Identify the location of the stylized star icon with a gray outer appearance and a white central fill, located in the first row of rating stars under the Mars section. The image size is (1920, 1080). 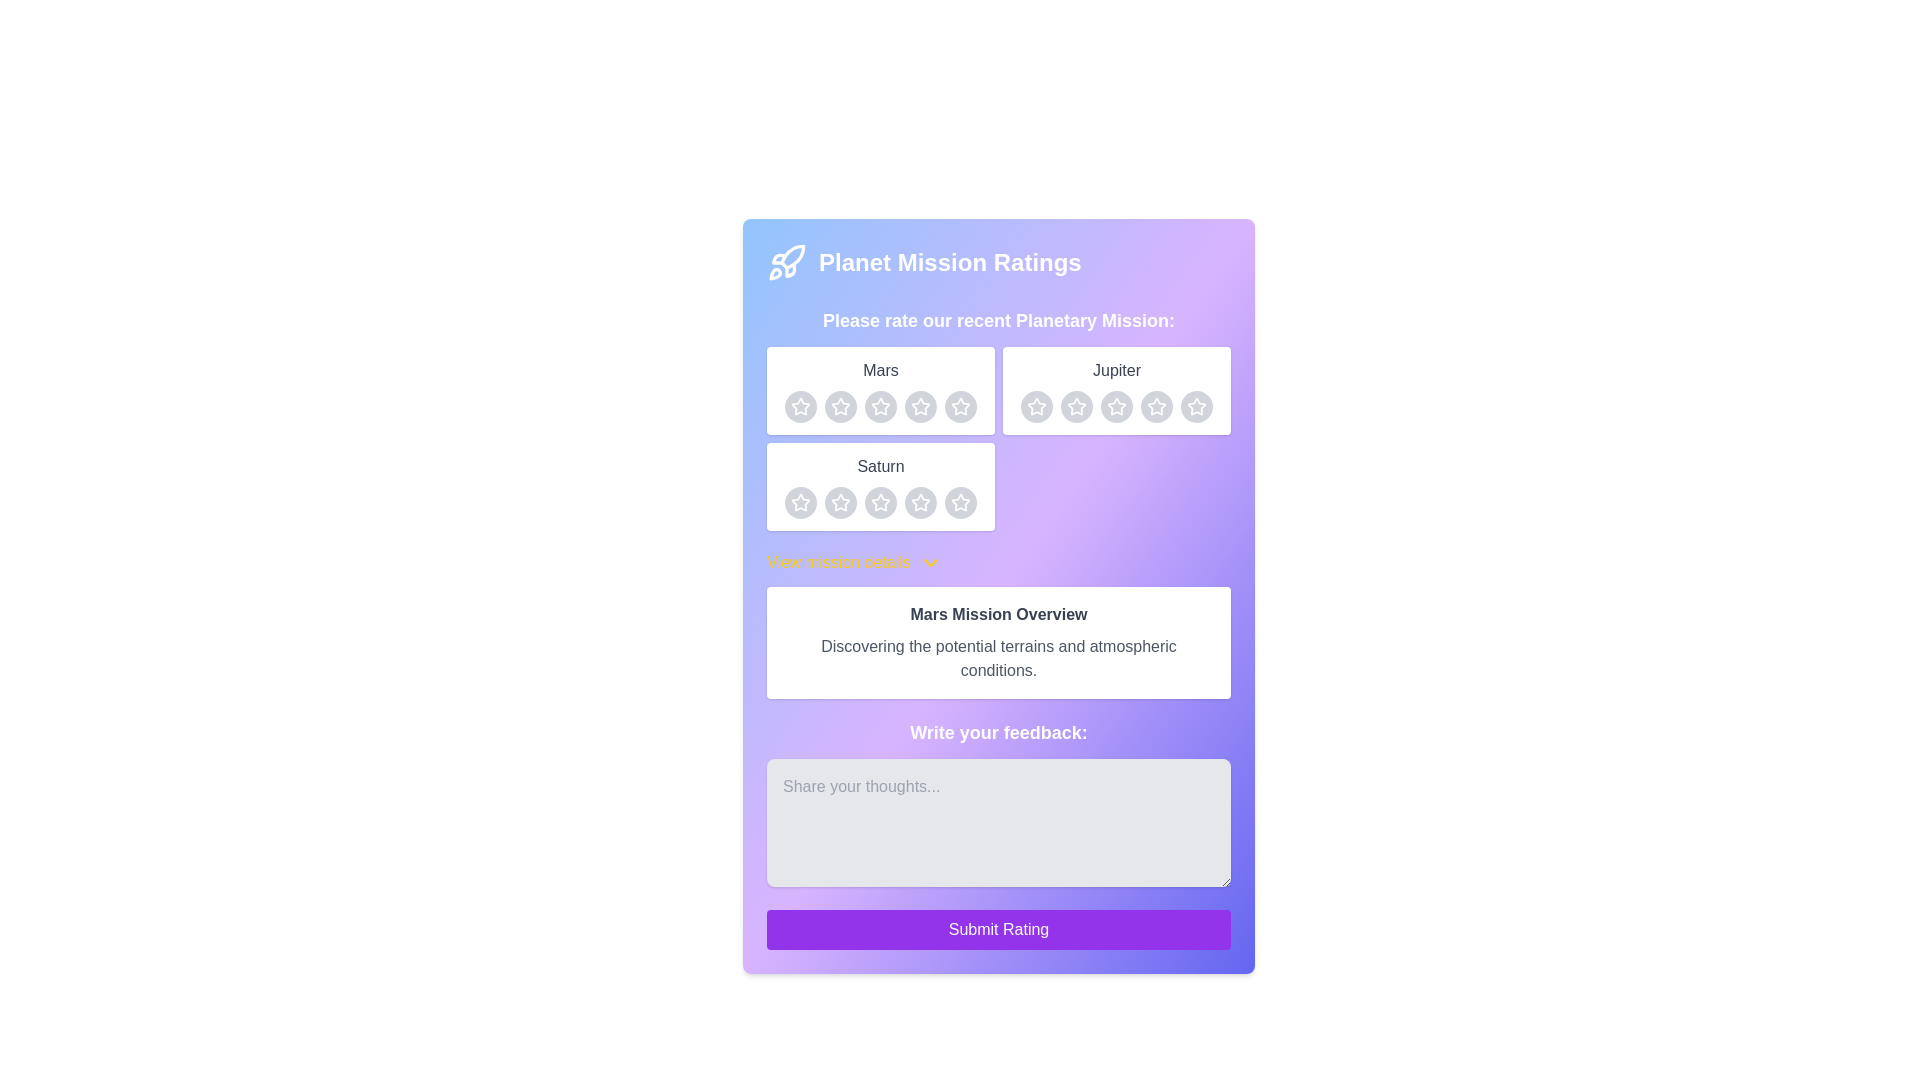
(880, 406).